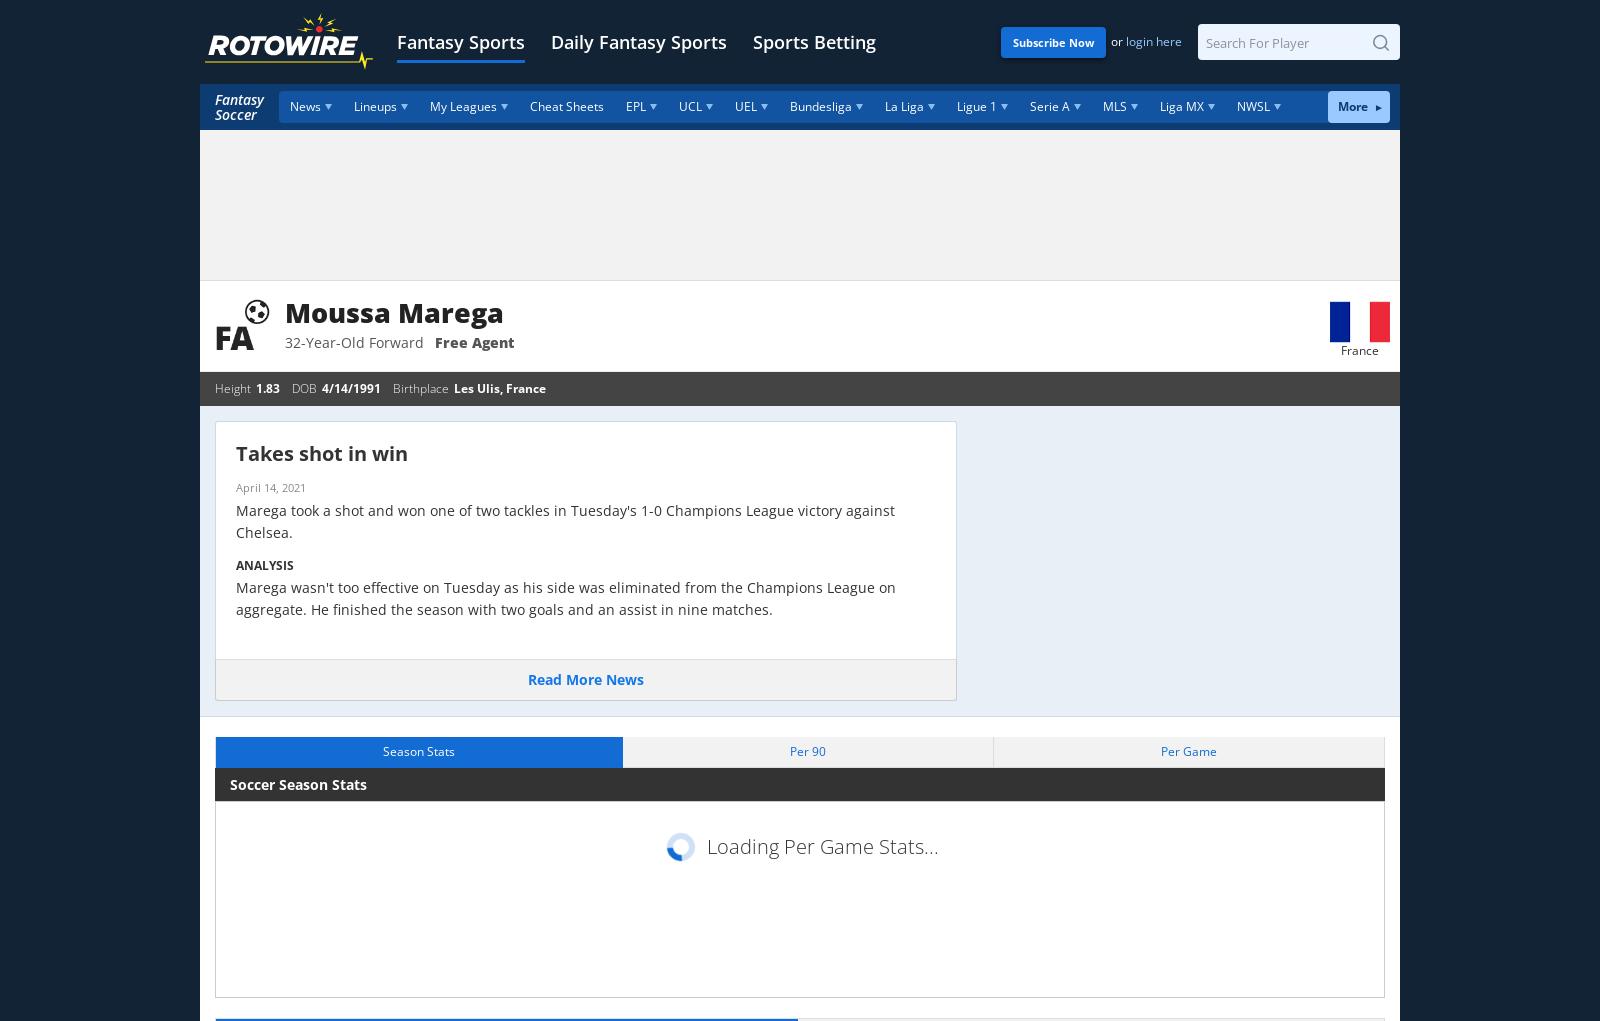 The height and width of the screenshot is (1021, 1600). Describe the element at coordinates (812, 41) in the screenshot. I see `'Sports Betting'` at that location.